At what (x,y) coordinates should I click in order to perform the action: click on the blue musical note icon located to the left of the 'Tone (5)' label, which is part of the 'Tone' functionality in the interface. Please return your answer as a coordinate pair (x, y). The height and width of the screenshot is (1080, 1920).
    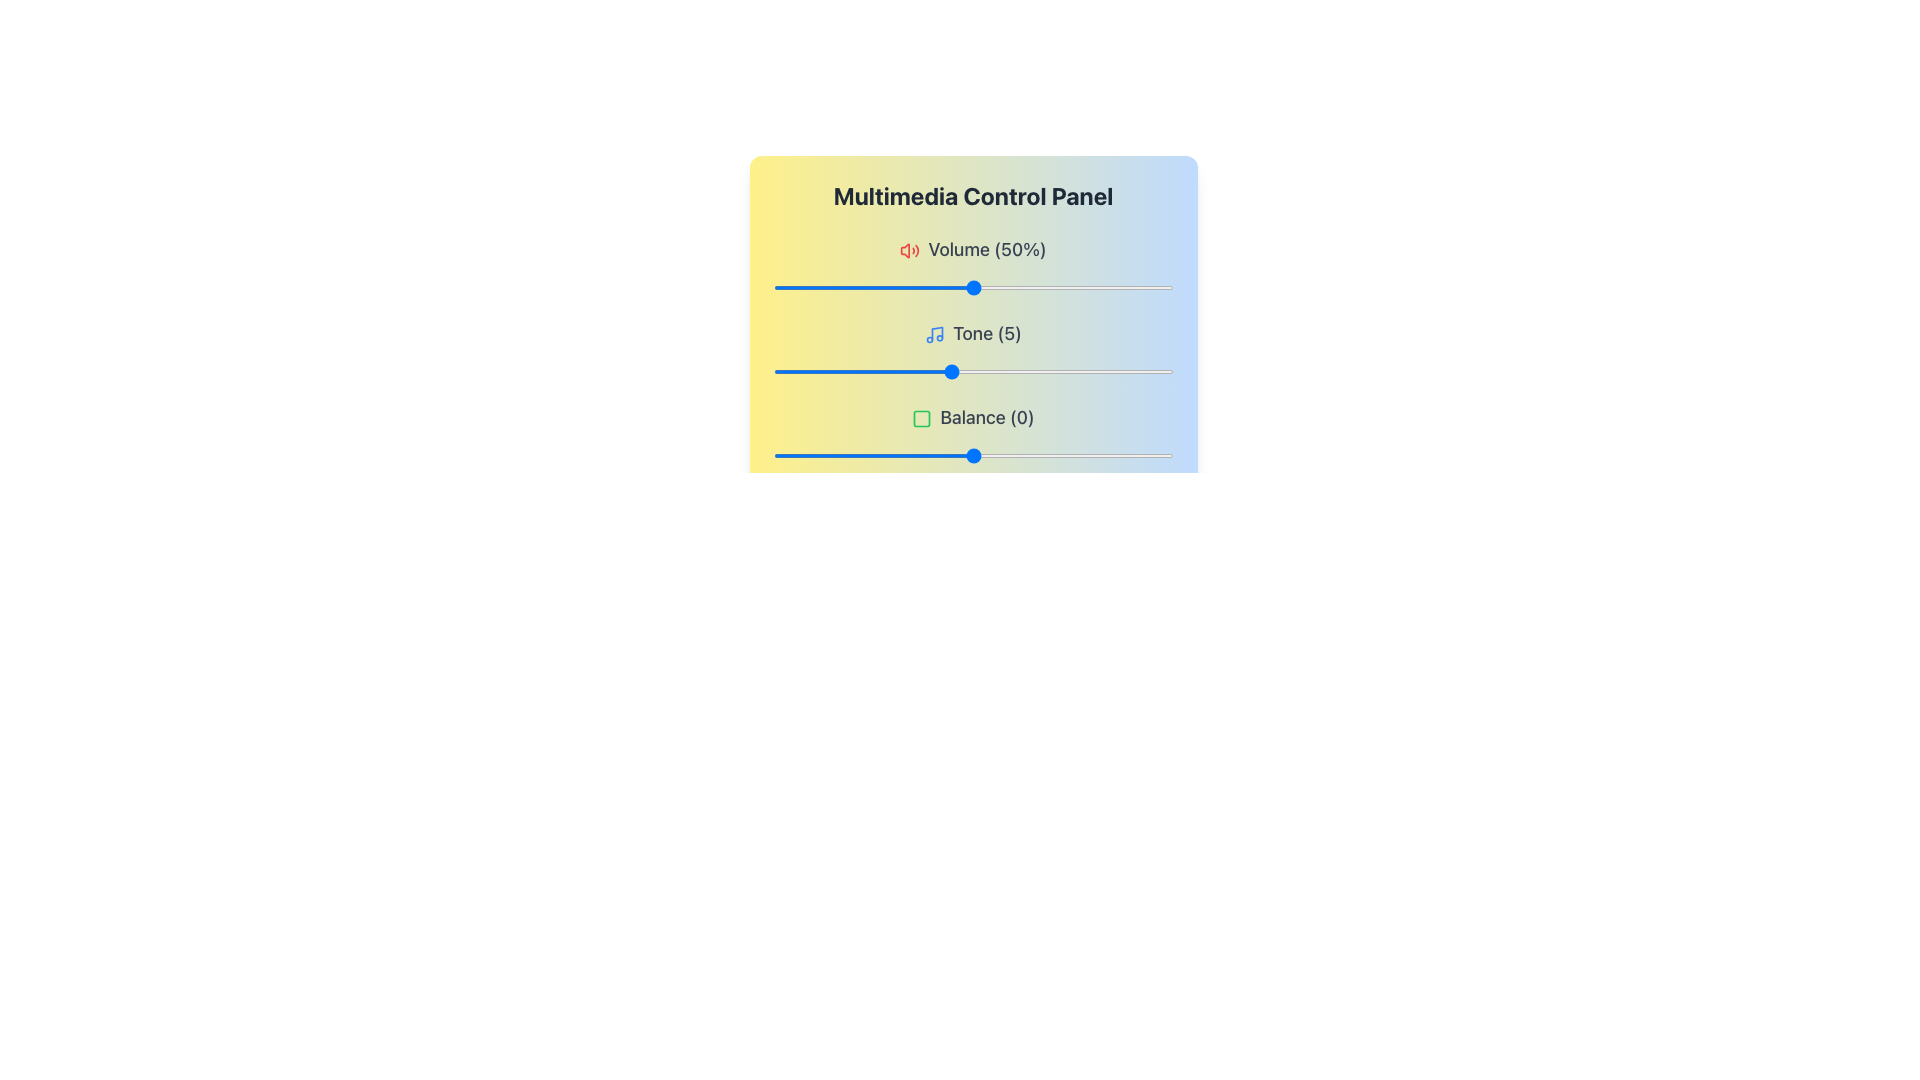
    Looking at the image, I should click on (934, 334).